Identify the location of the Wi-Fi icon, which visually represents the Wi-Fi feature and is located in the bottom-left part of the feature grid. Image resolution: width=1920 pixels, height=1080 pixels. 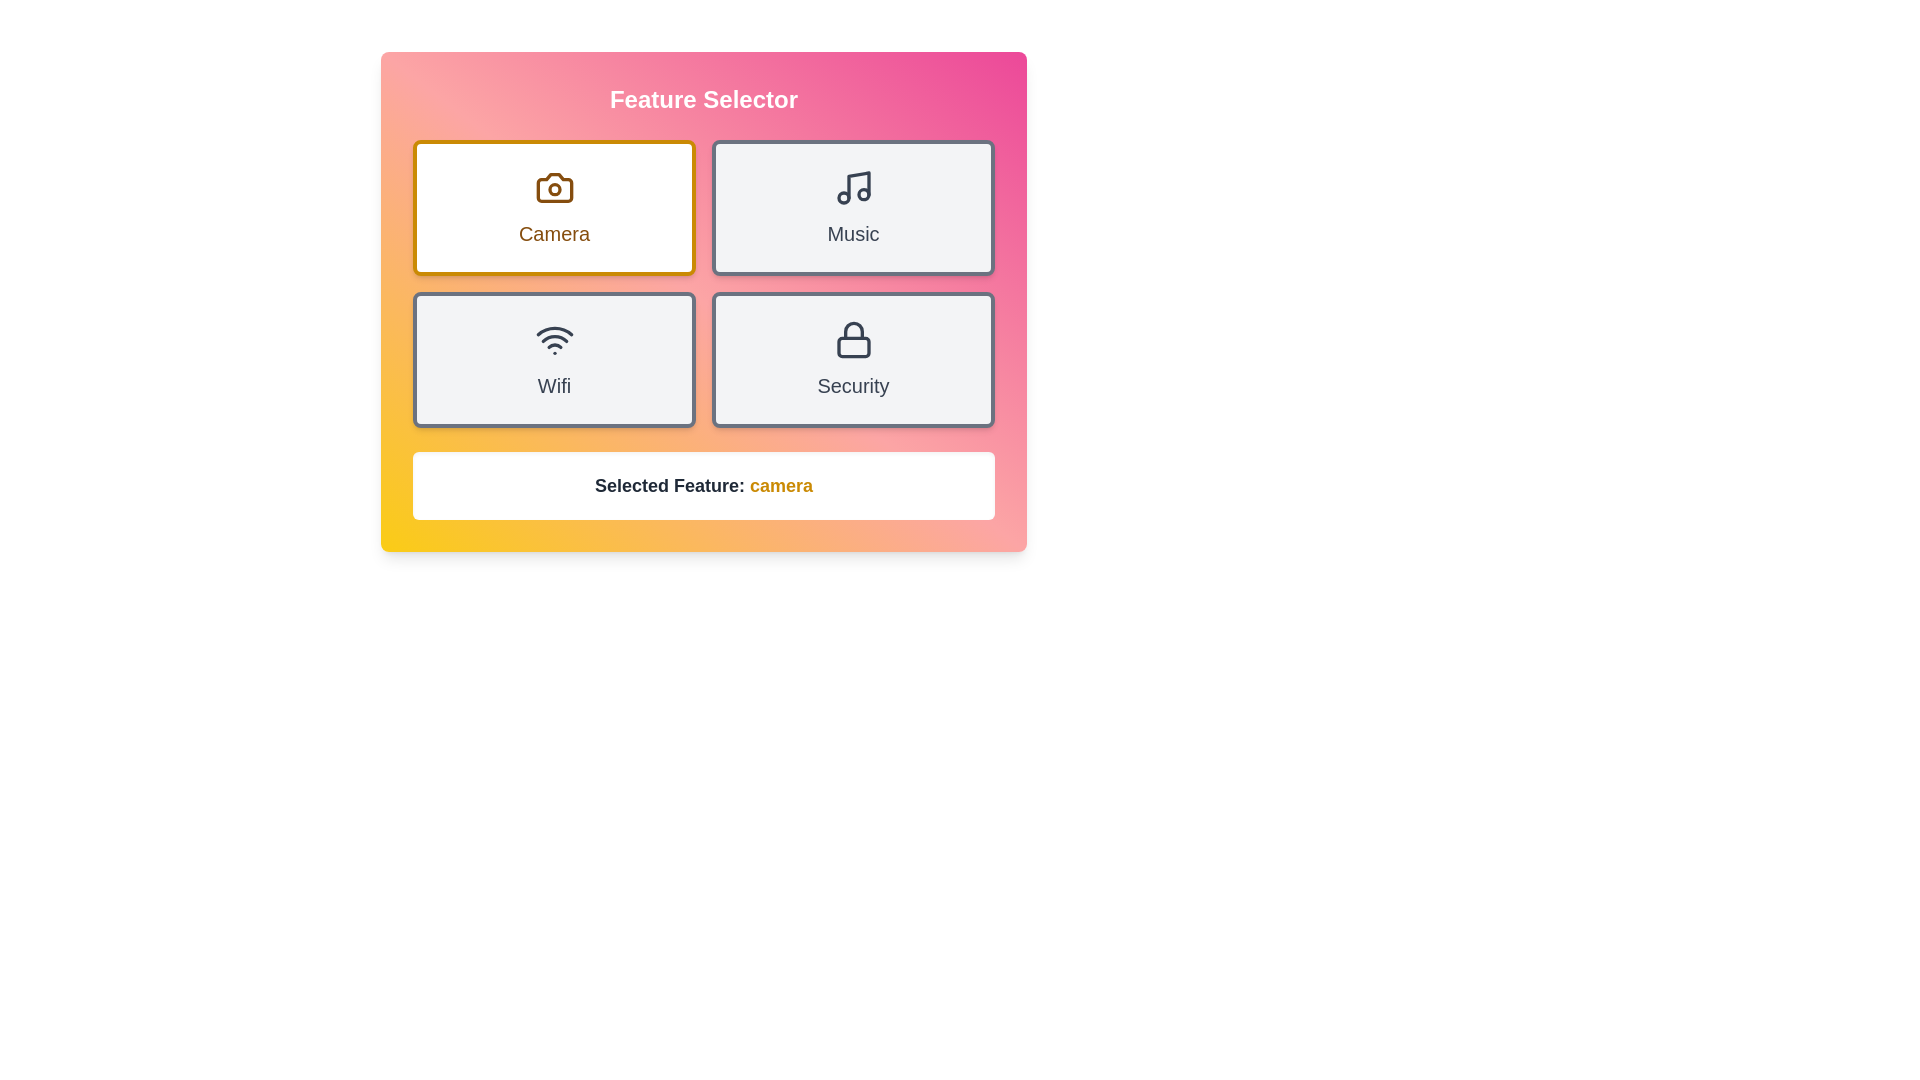
(554, 338).